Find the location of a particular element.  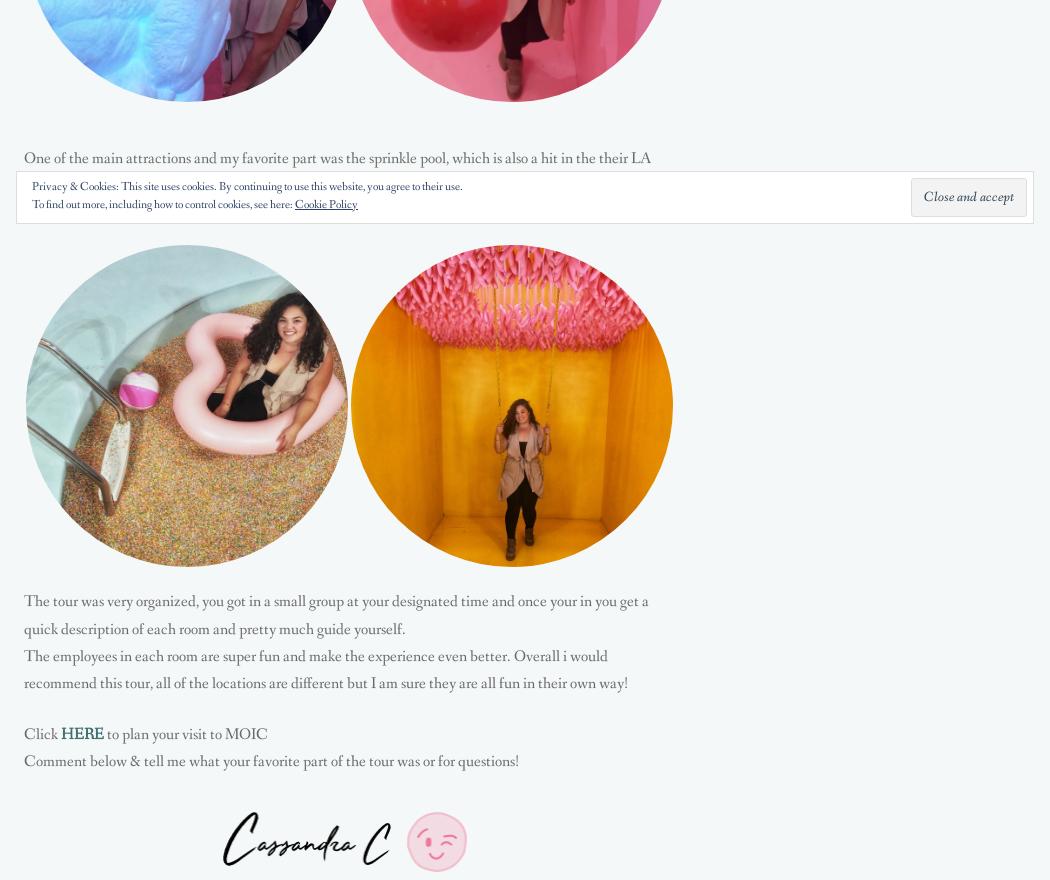

'To find out more, including how to control cookies, see here:' is located at coordinates (163, 205).